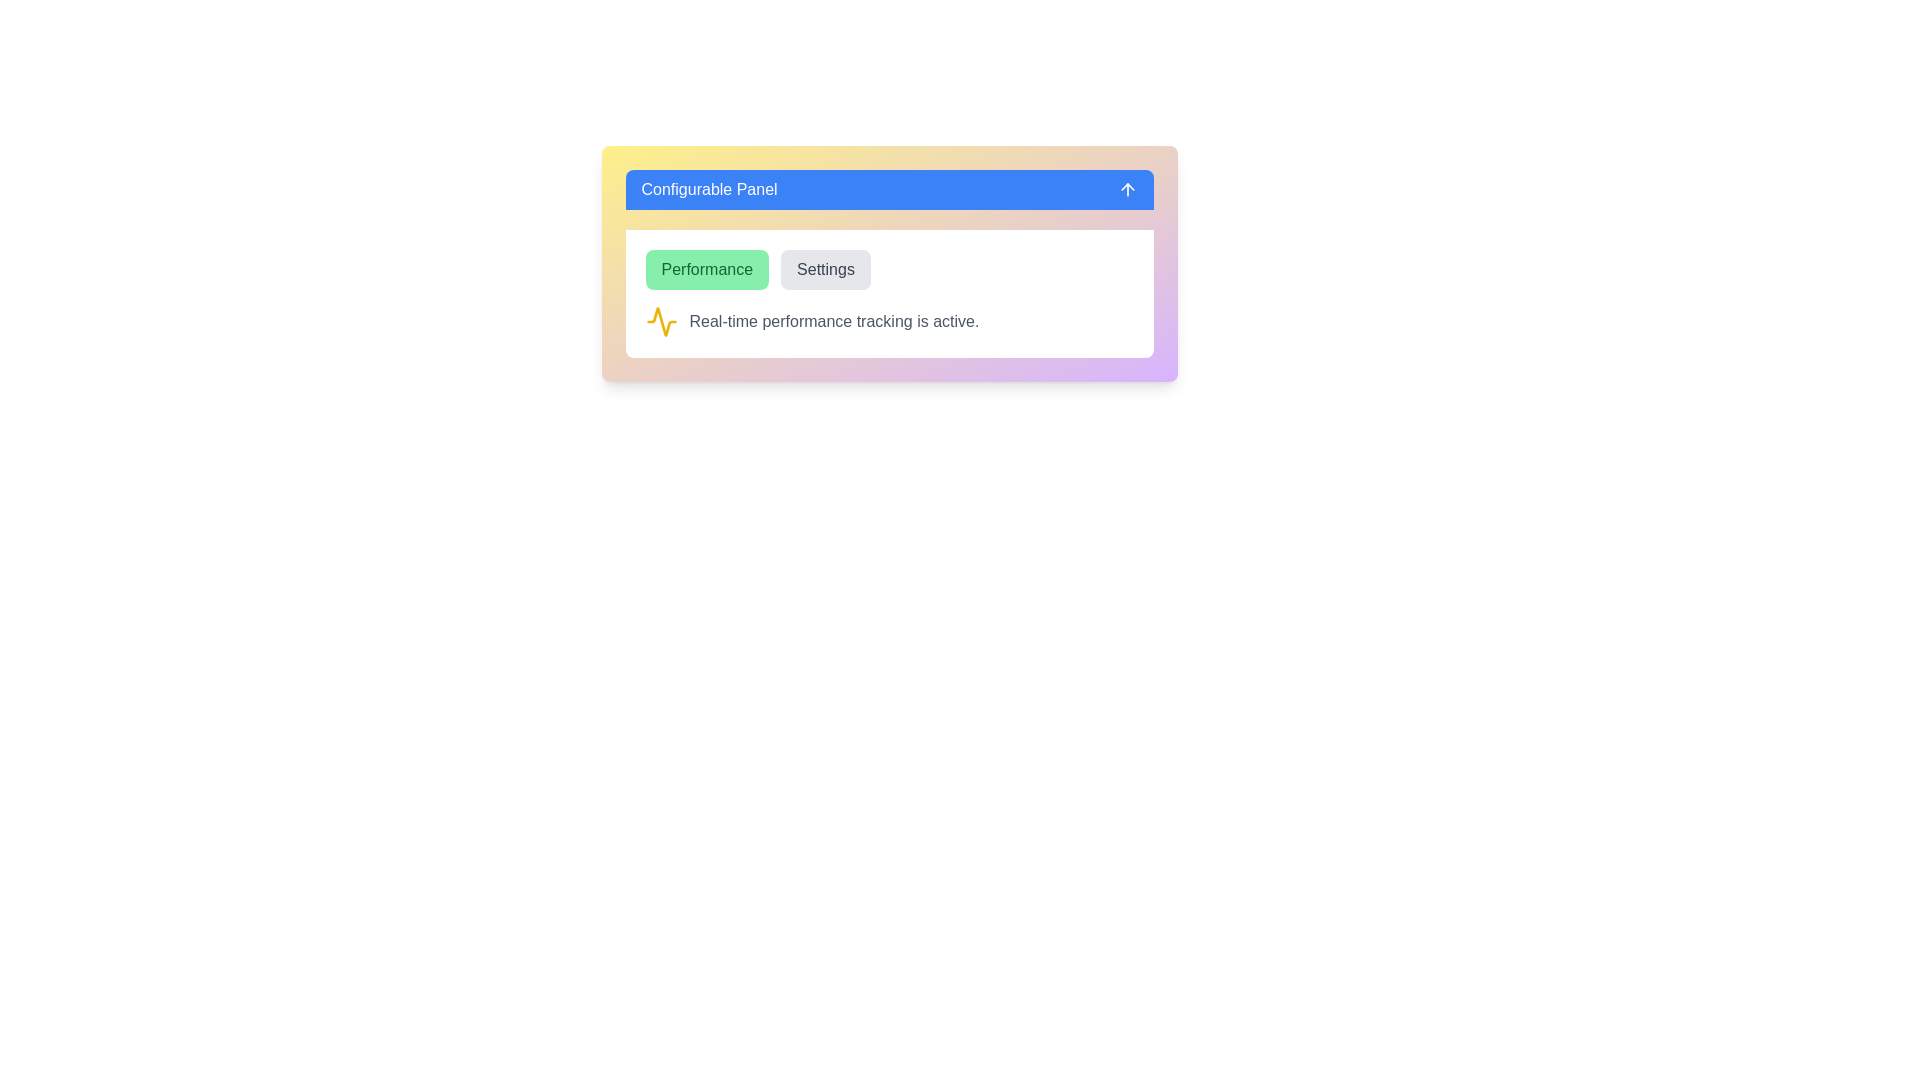 The image size is (1920, 1080). I want to click on the icon button located at the upper-right corner of the 'Configurable Panel' header, so click(1127, 189).